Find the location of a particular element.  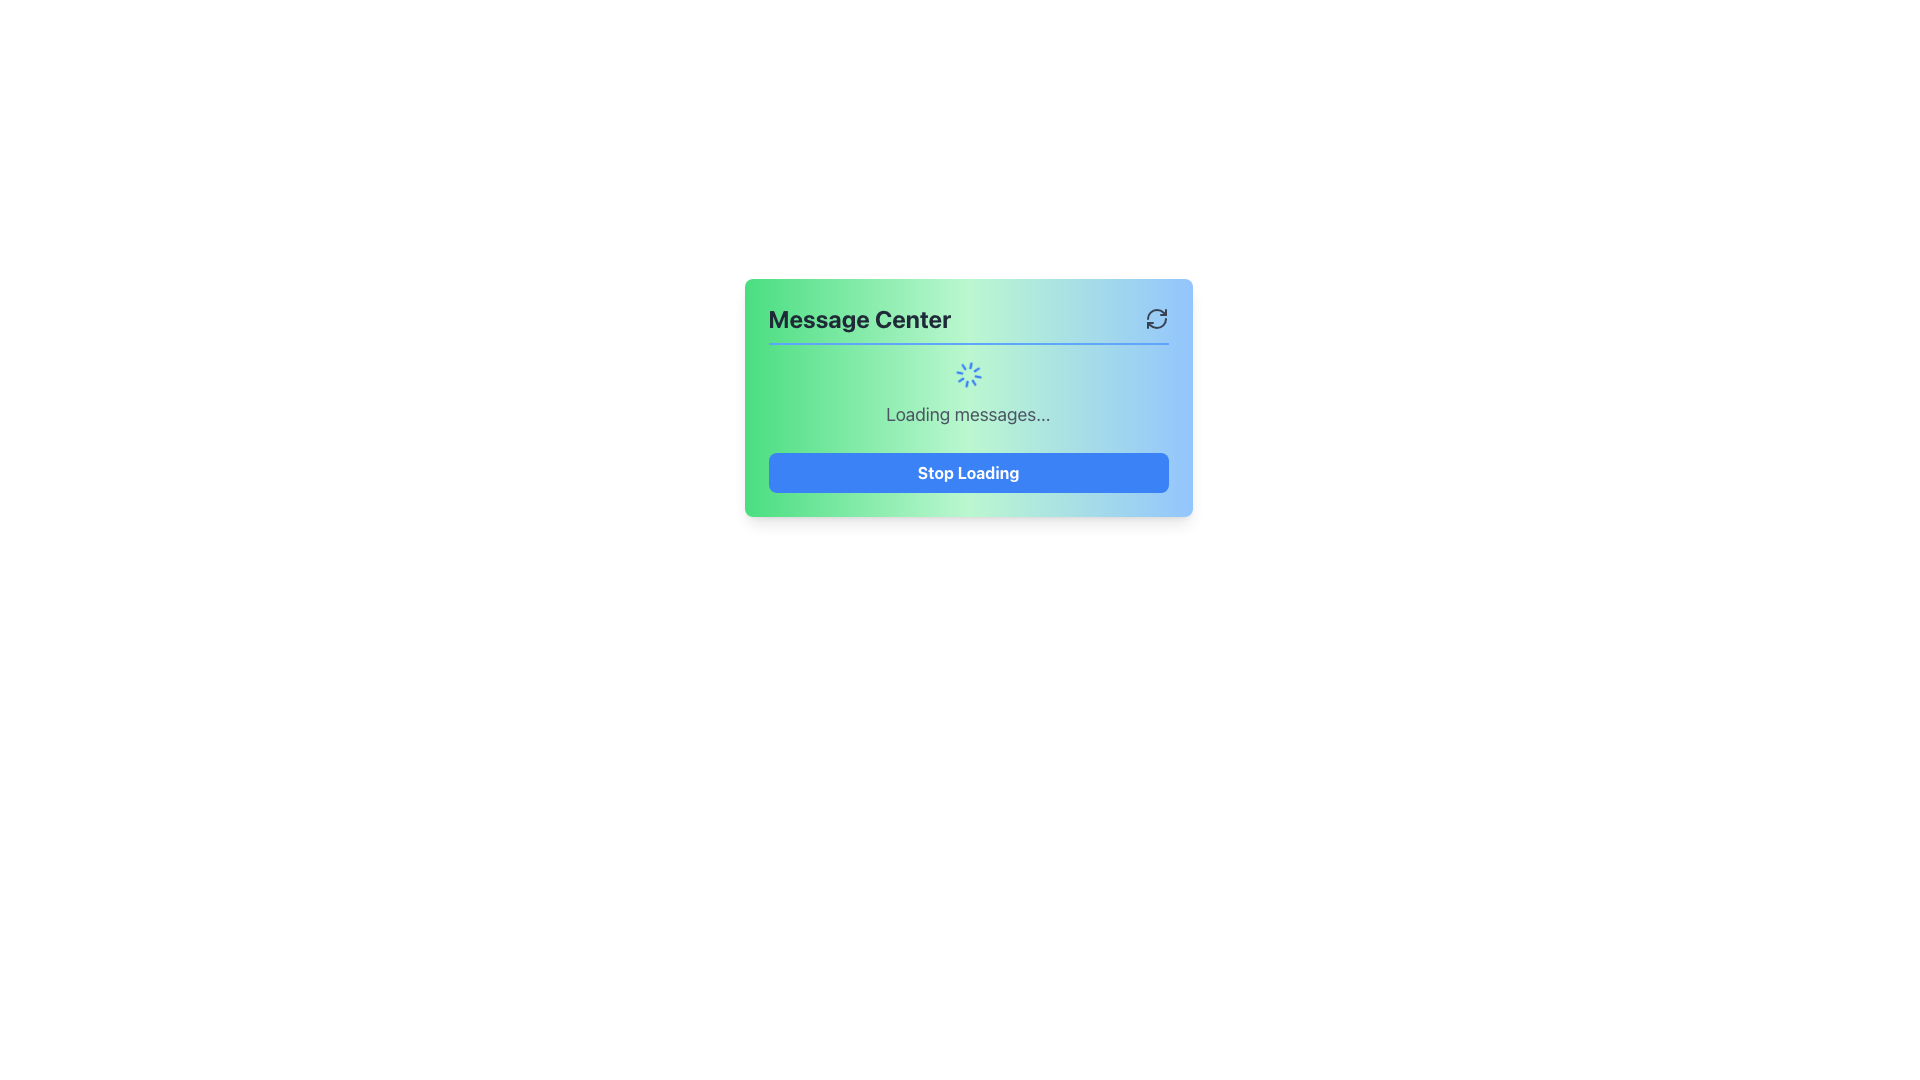

the text label that displays the status message indicating that messages are currently being loaded, located below a spinning icon and above the 'Stop Loading' button is located at coordinates (968, 414).